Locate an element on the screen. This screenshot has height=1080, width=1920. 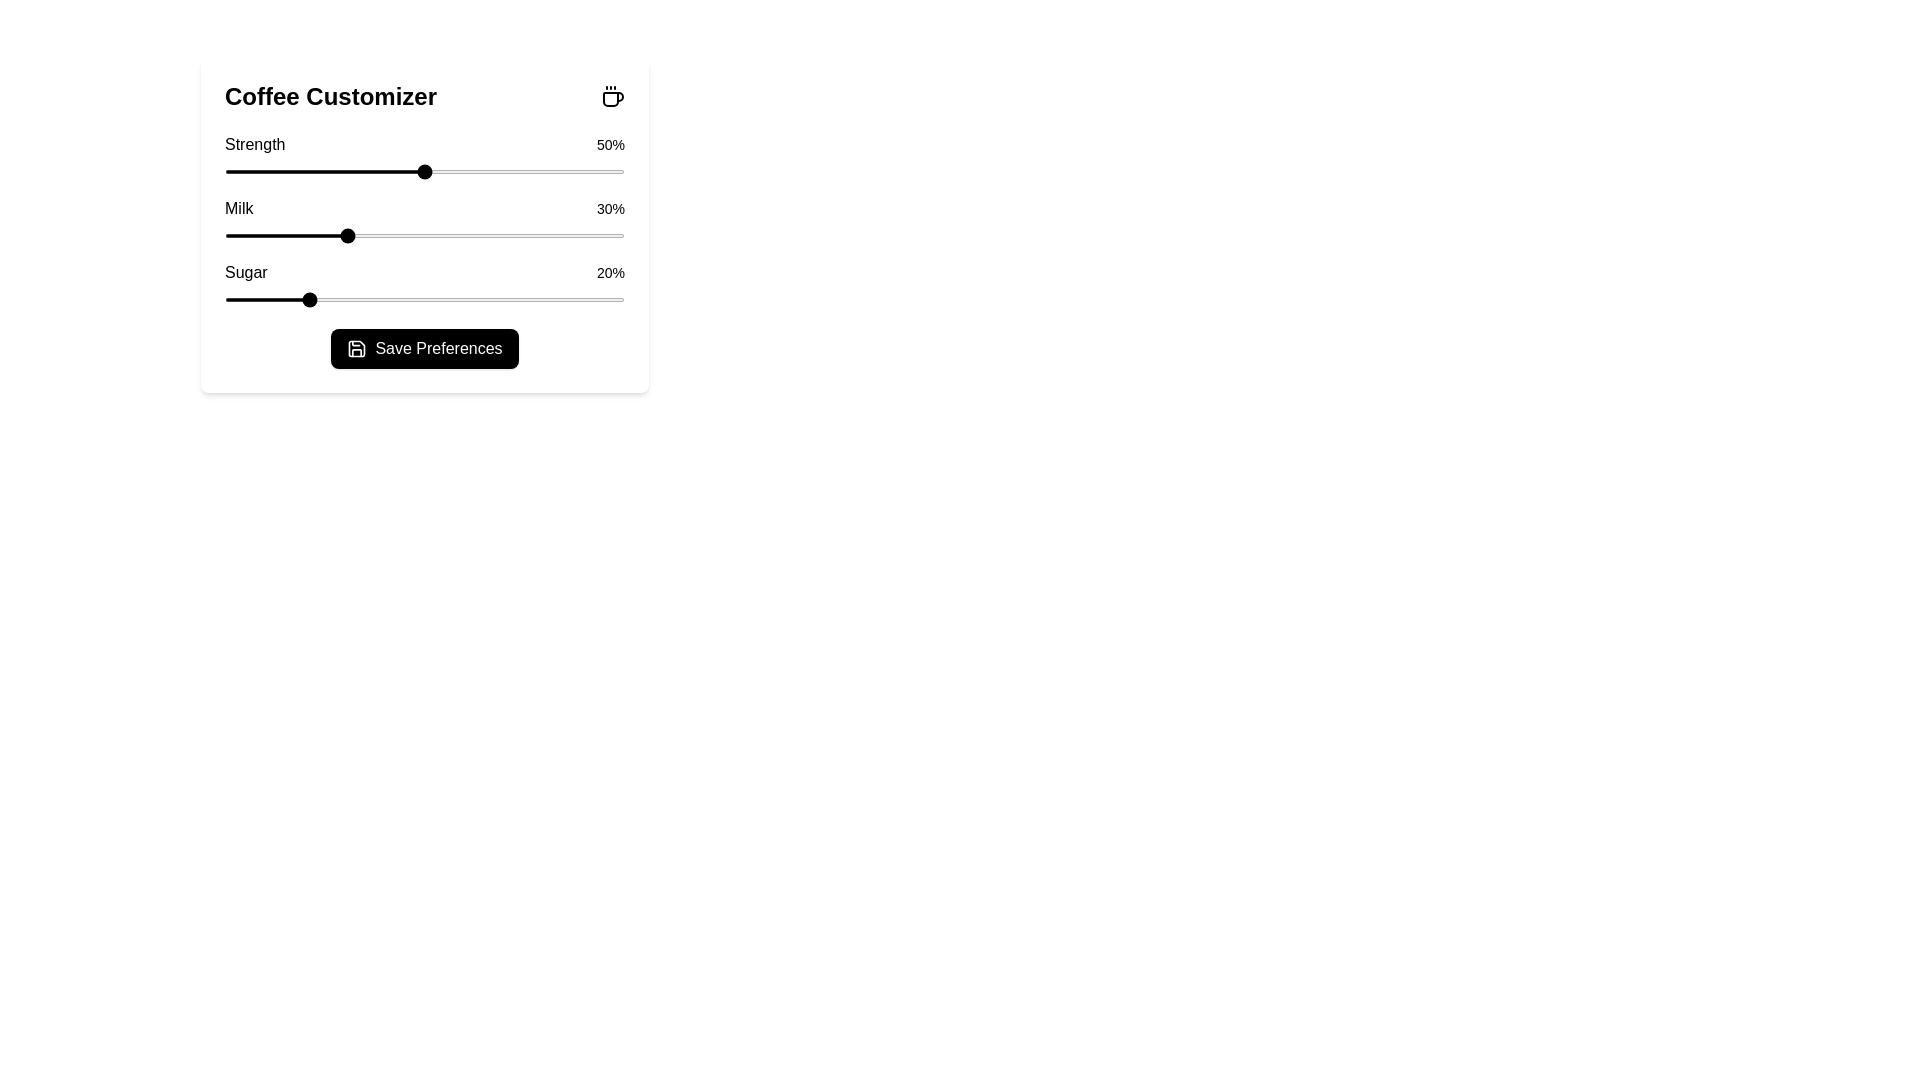
the coffee-related icon in the top right corner of the 'Coffee Customizer' card, which resembles a mug with a handle and a circular base is located at coordinates (612, 99).